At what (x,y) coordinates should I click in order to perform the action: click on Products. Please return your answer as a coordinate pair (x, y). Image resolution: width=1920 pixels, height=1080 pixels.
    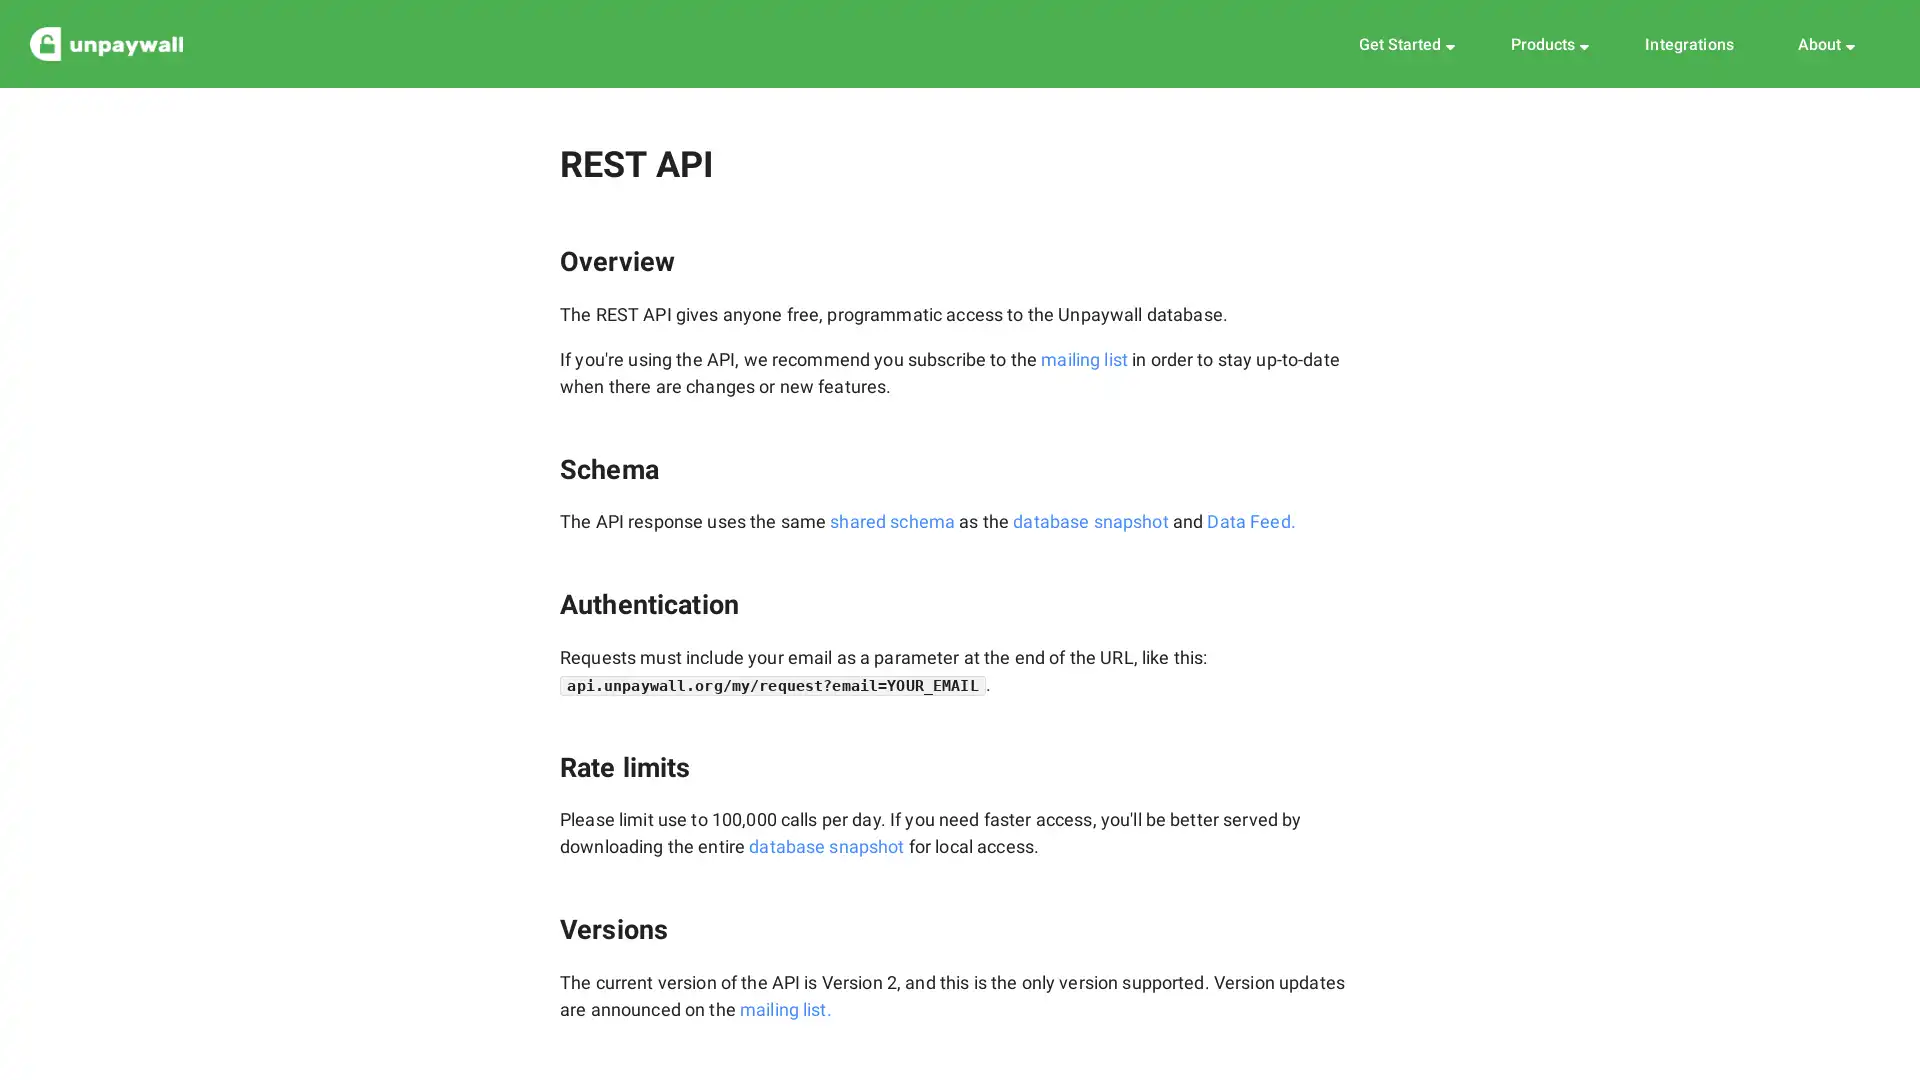
    Looking at the image, I should click on (1549, 43).